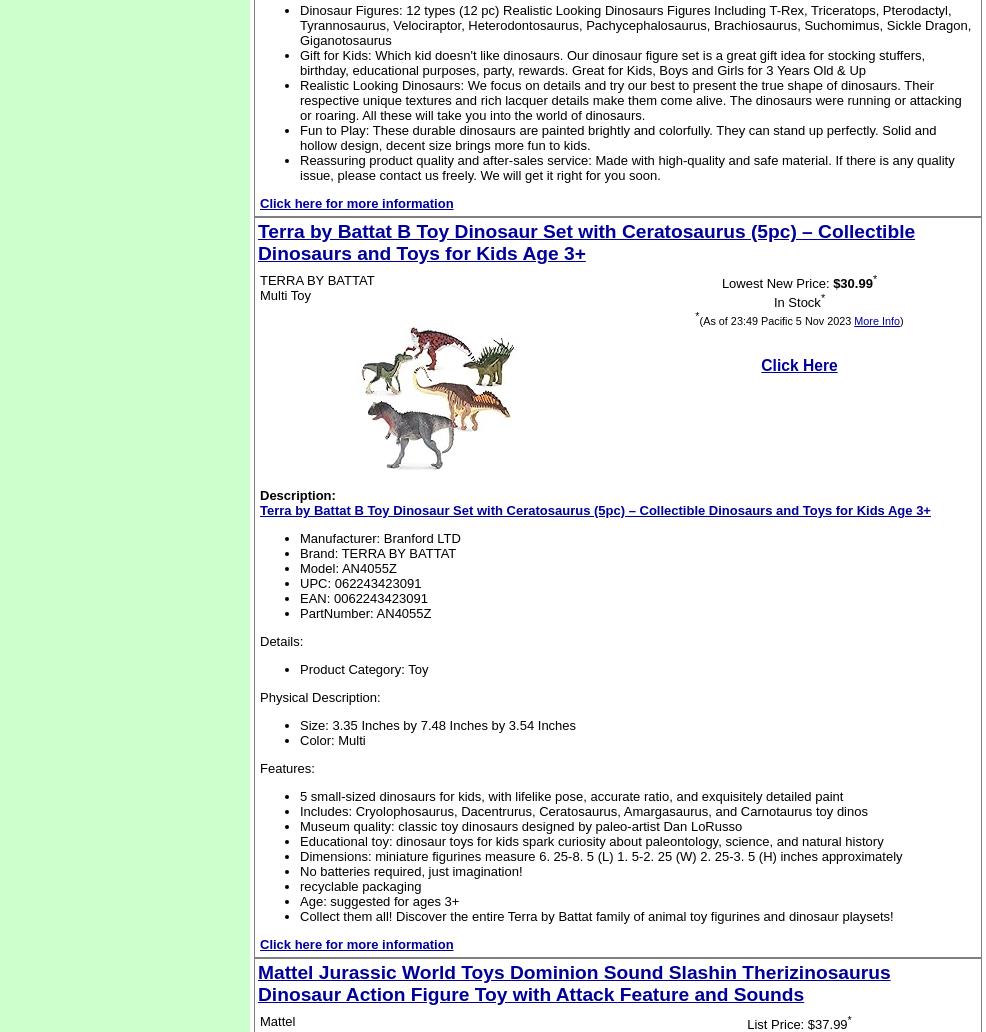 This screenshot has width=986, height=1032. Describe the element at coordinates (300, 915) in the screenshot. I see `'Collect them all! Discover the entire Terra by Battat family of animal toy figurines and dinosaur playsets!'` at that location.